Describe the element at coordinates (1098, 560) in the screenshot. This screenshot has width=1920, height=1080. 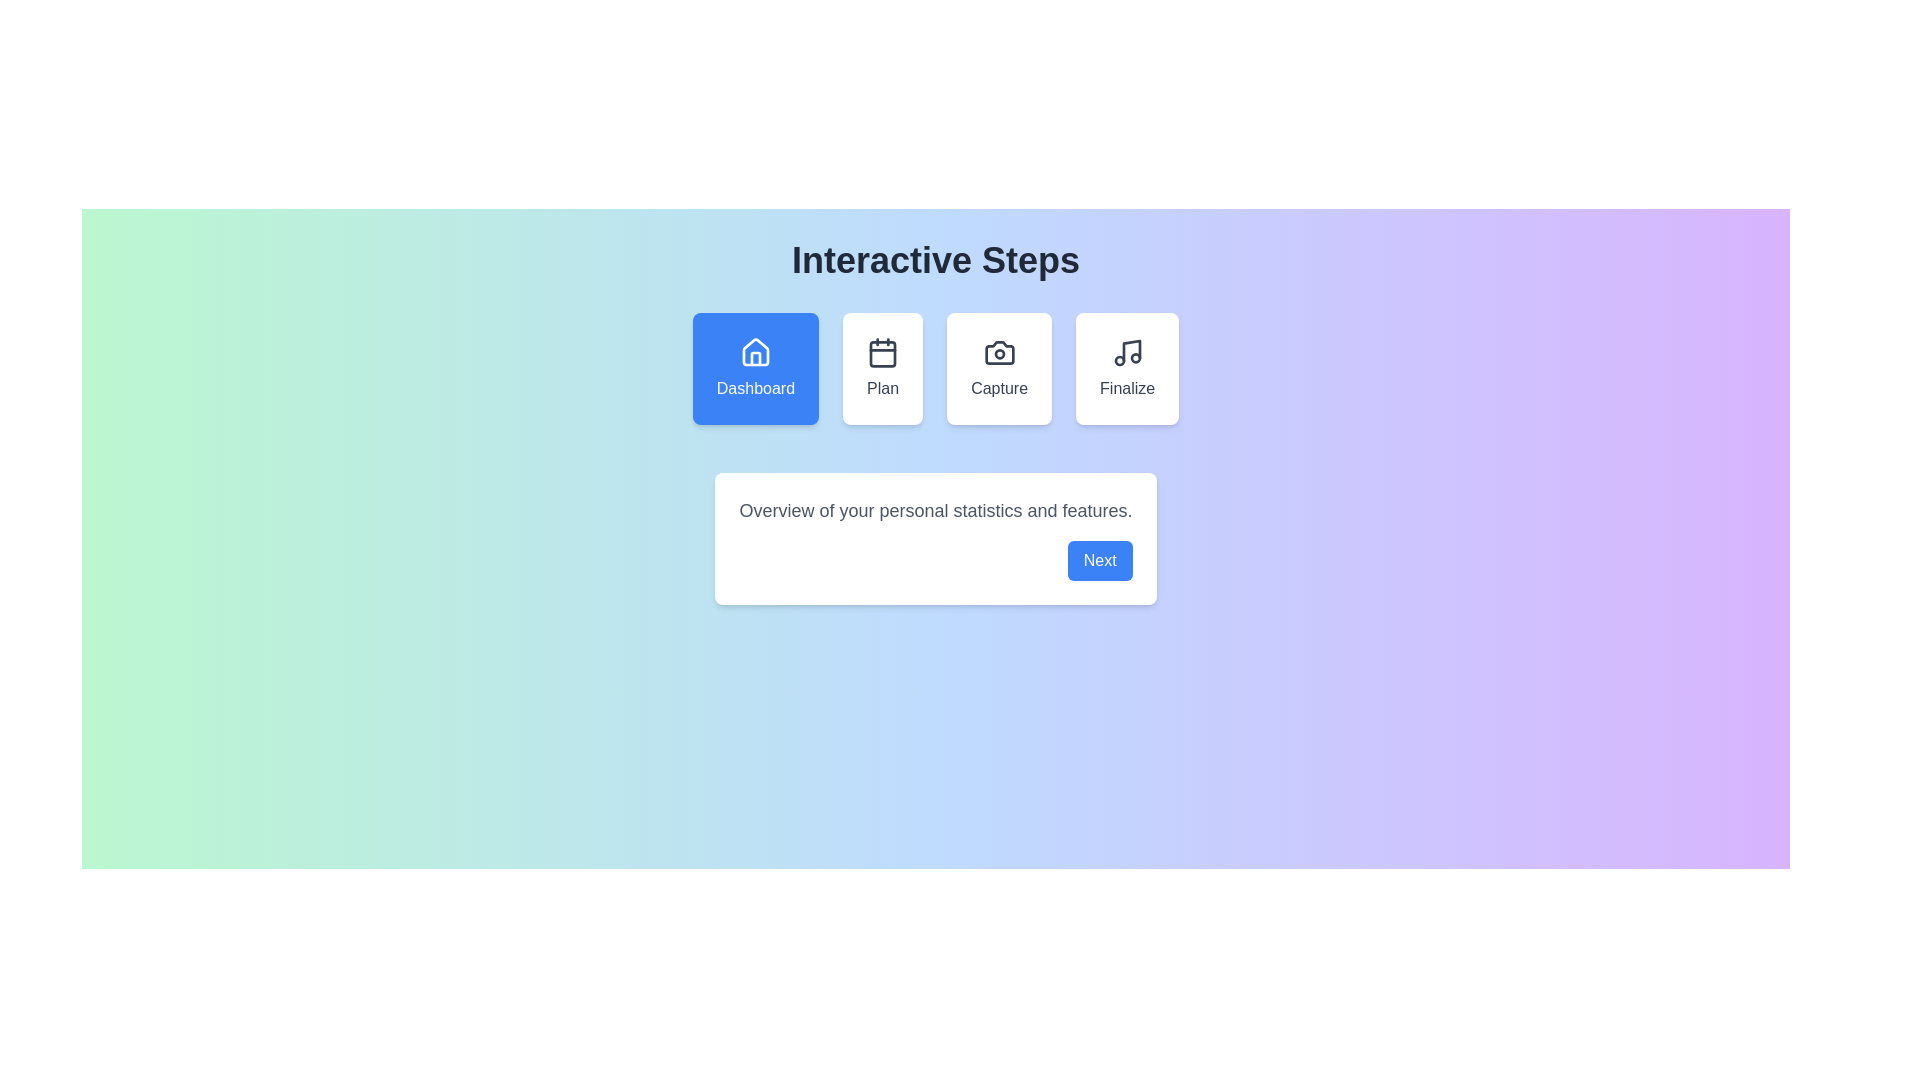
I see `the 'Next' button to navigate to the next step` at that location.